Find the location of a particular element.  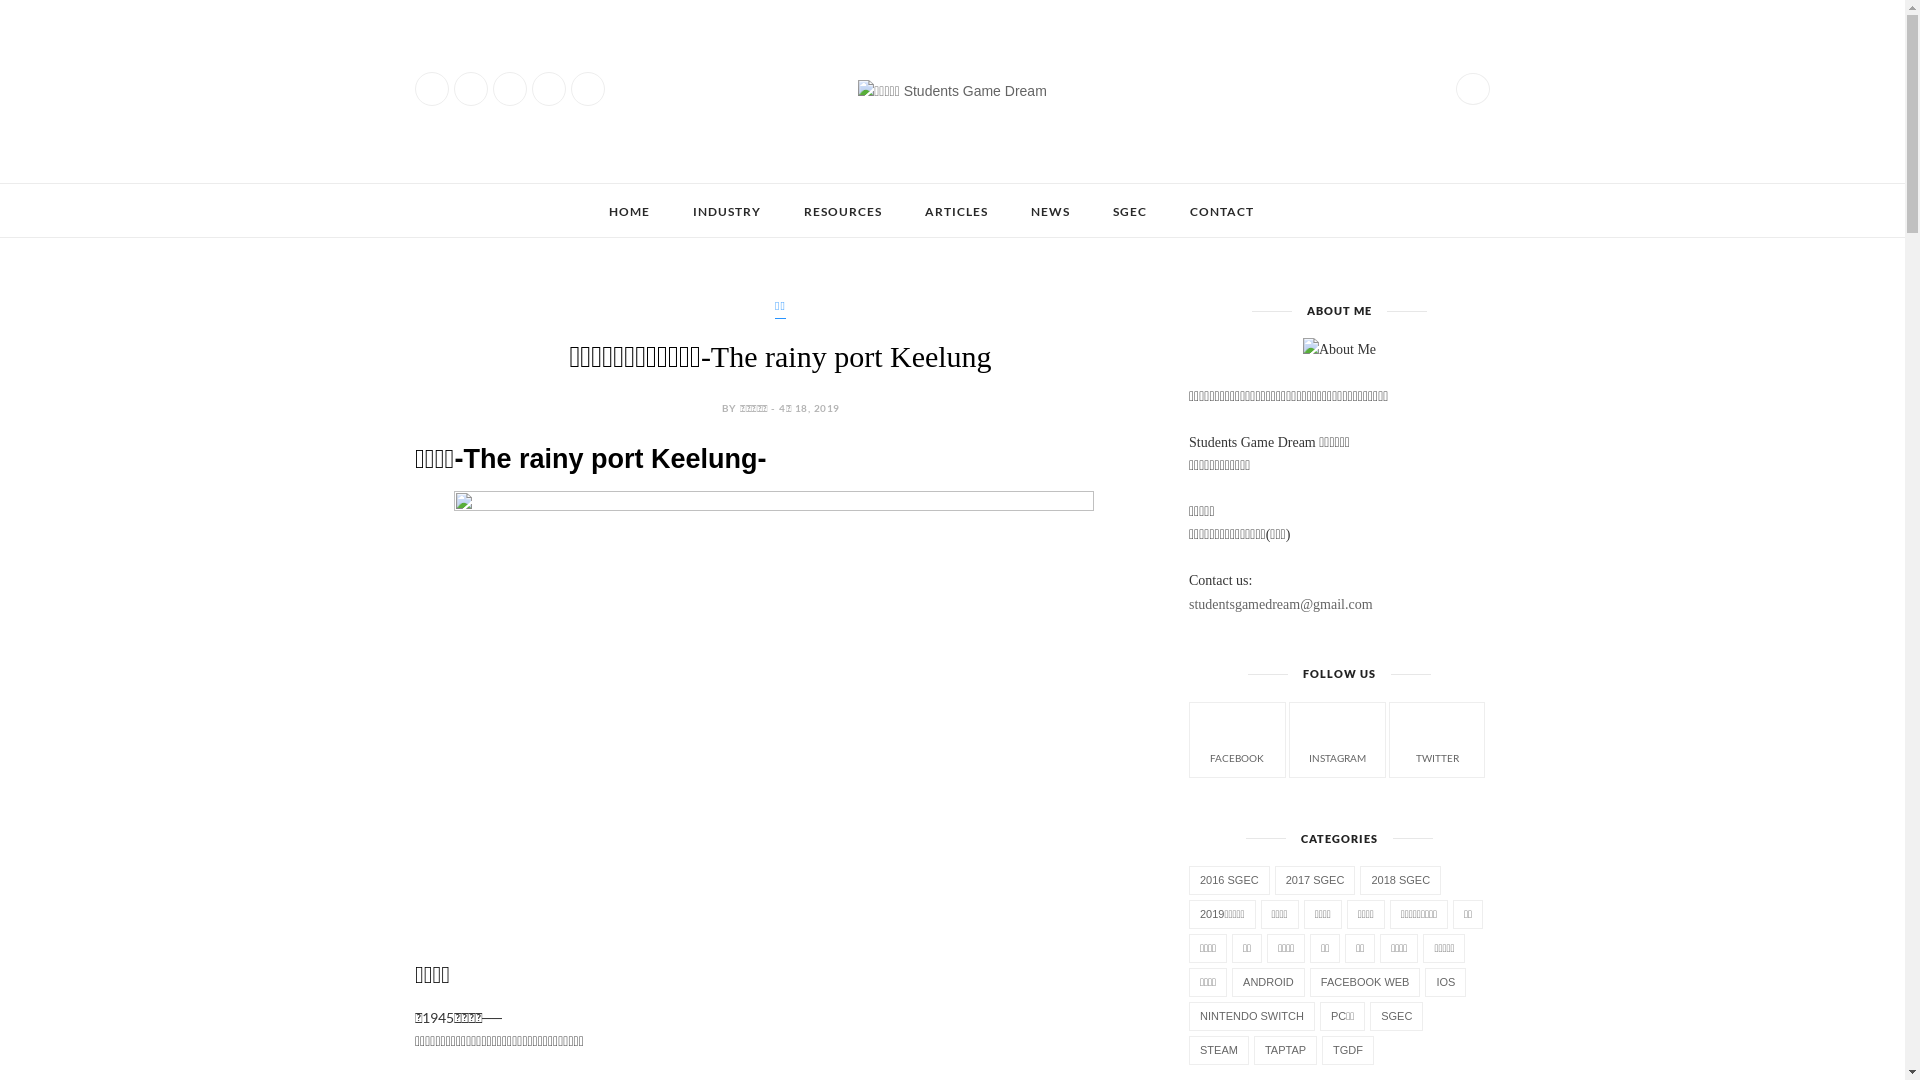

'TWITTER' is located at coordinates (1436, 738).